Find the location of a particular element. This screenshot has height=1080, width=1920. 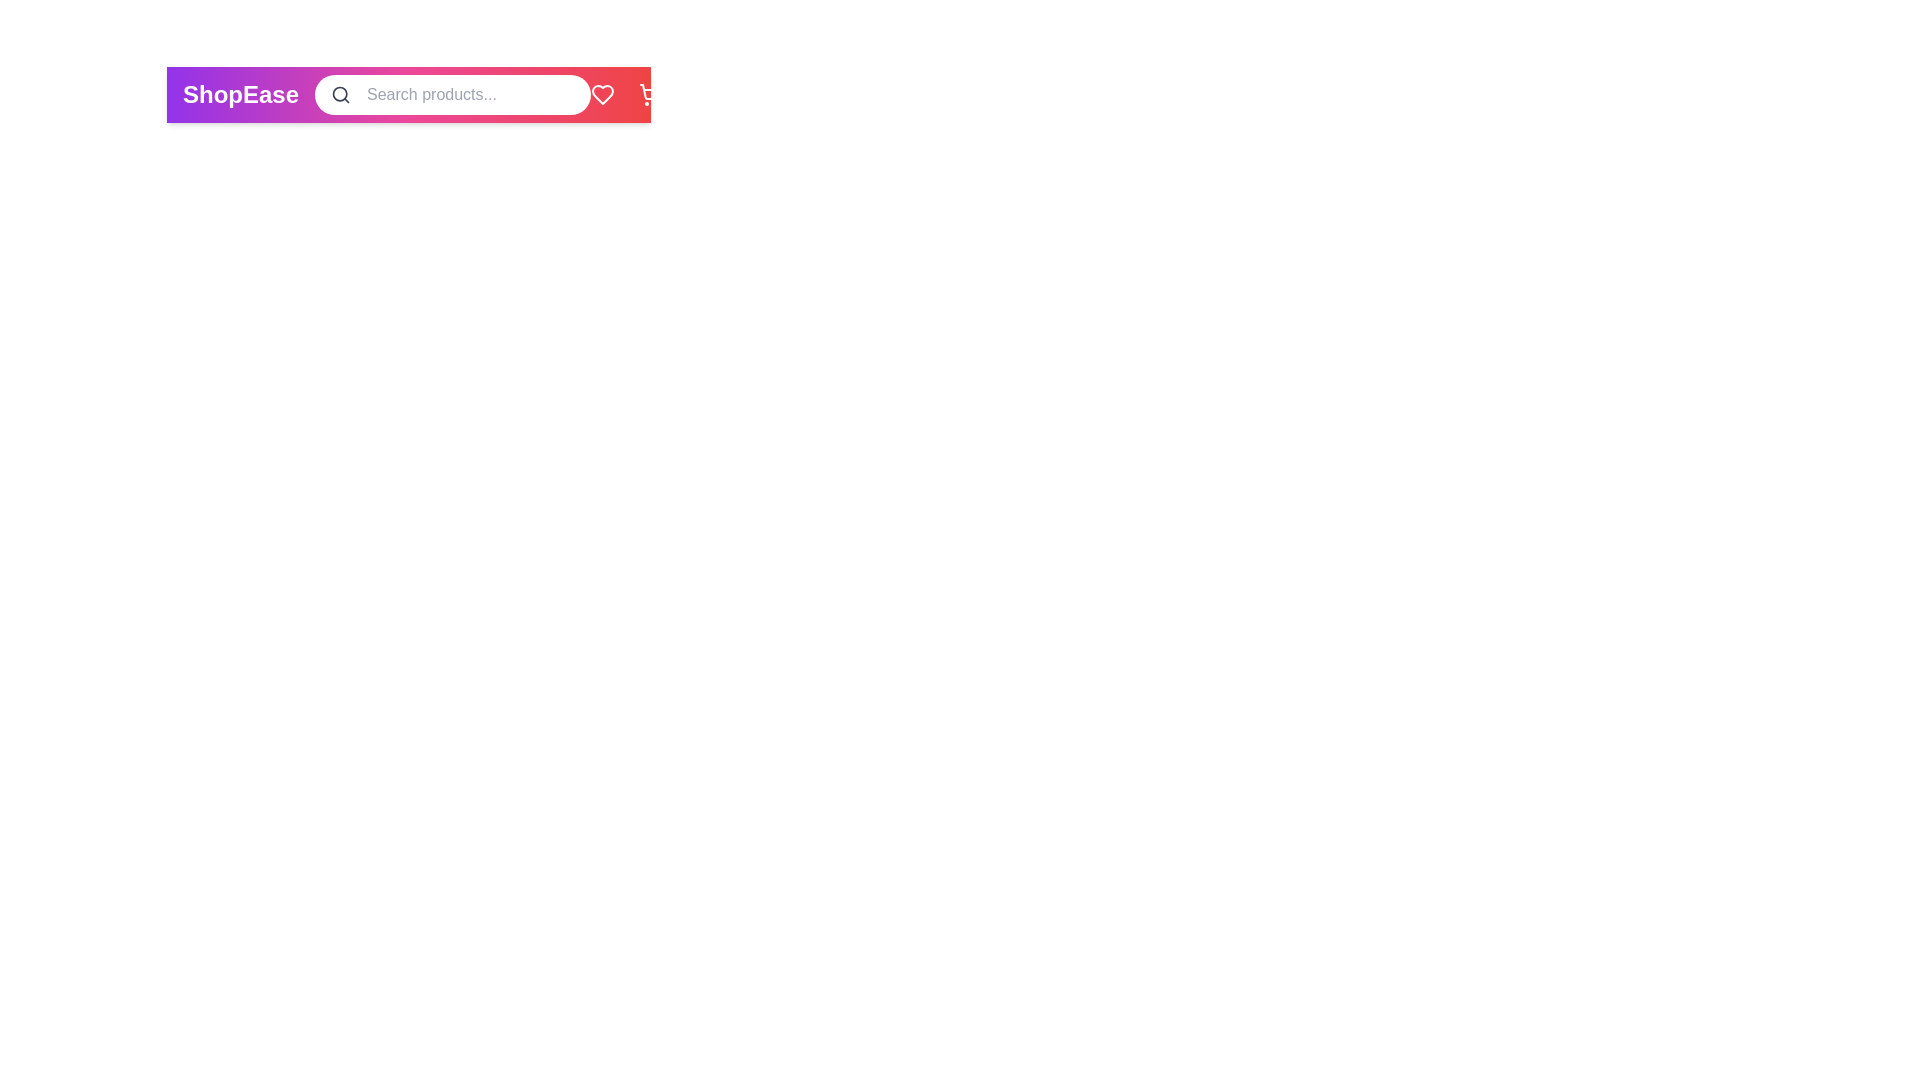

the user icon to view account settings is located at coordinates (699, 95).